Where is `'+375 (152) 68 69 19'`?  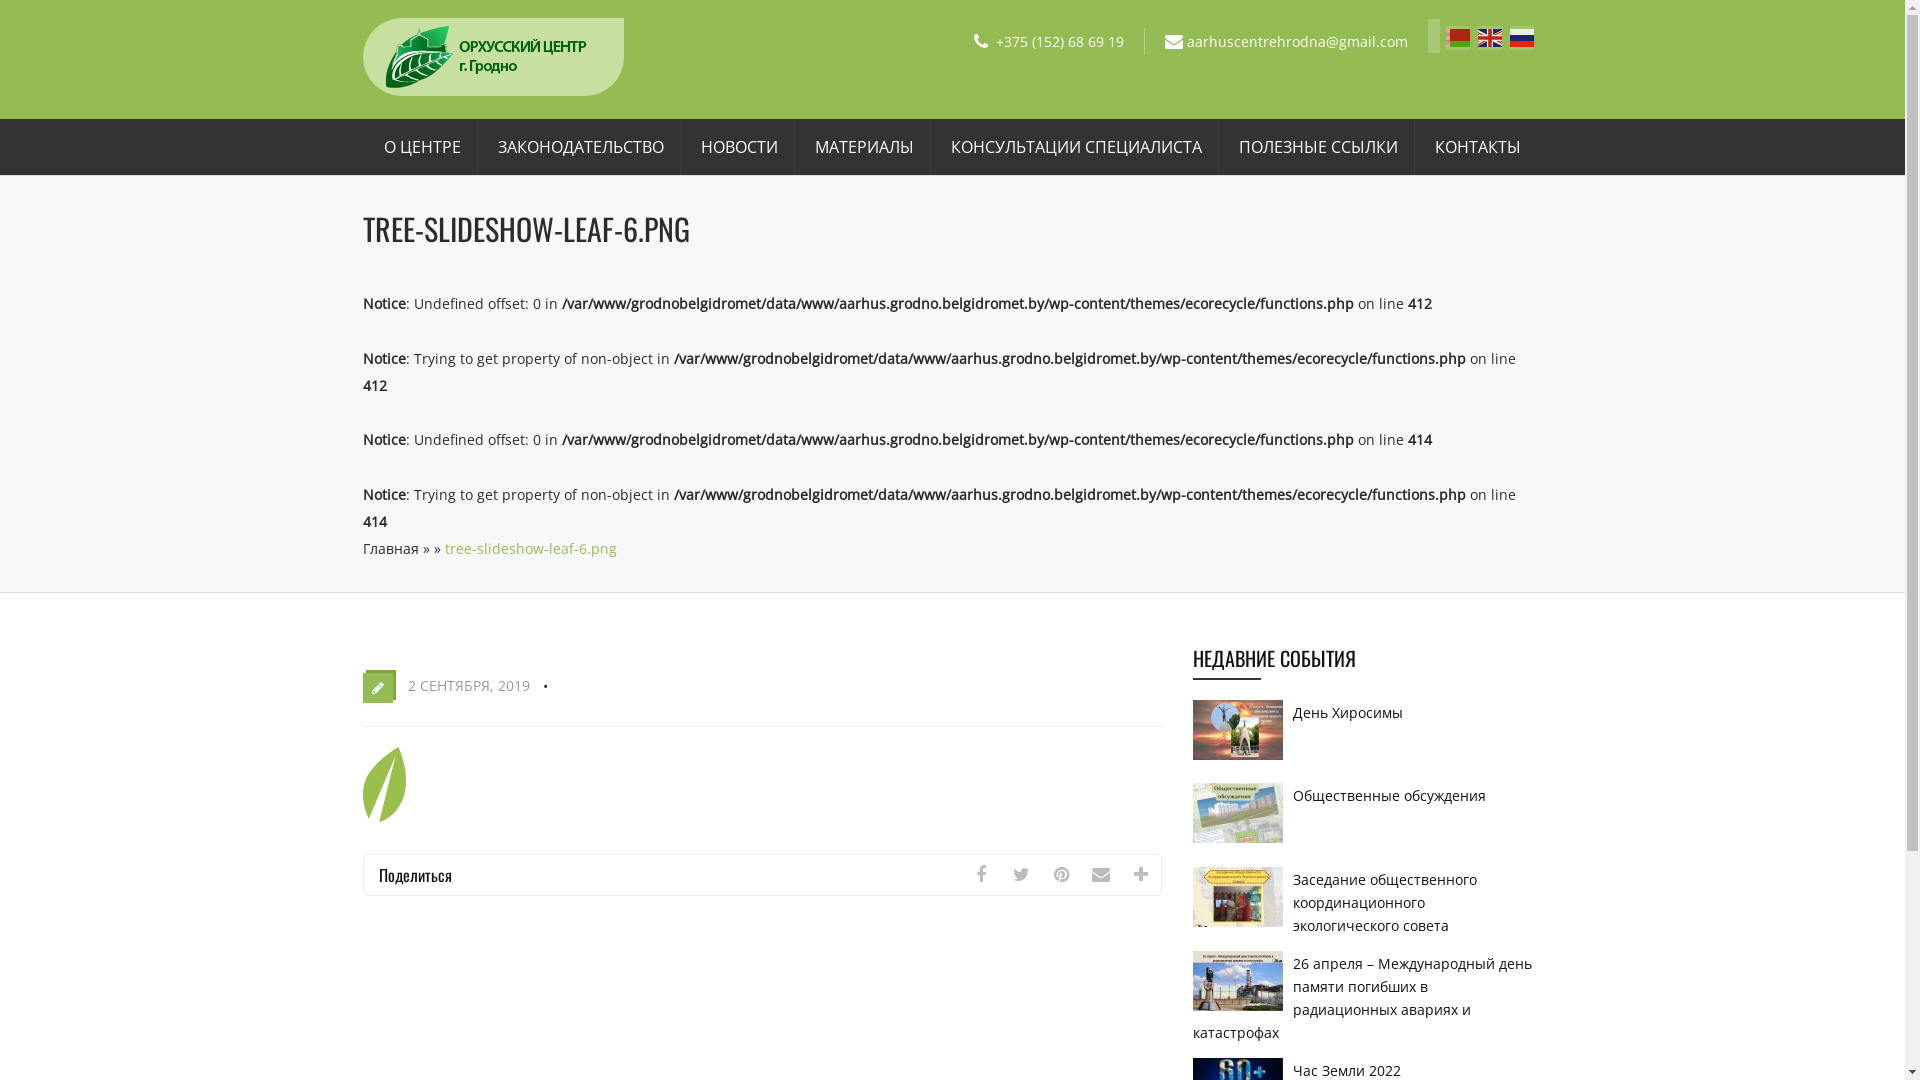
'+375 (152) 68 69 19' is located at coordinates (1059, 41).